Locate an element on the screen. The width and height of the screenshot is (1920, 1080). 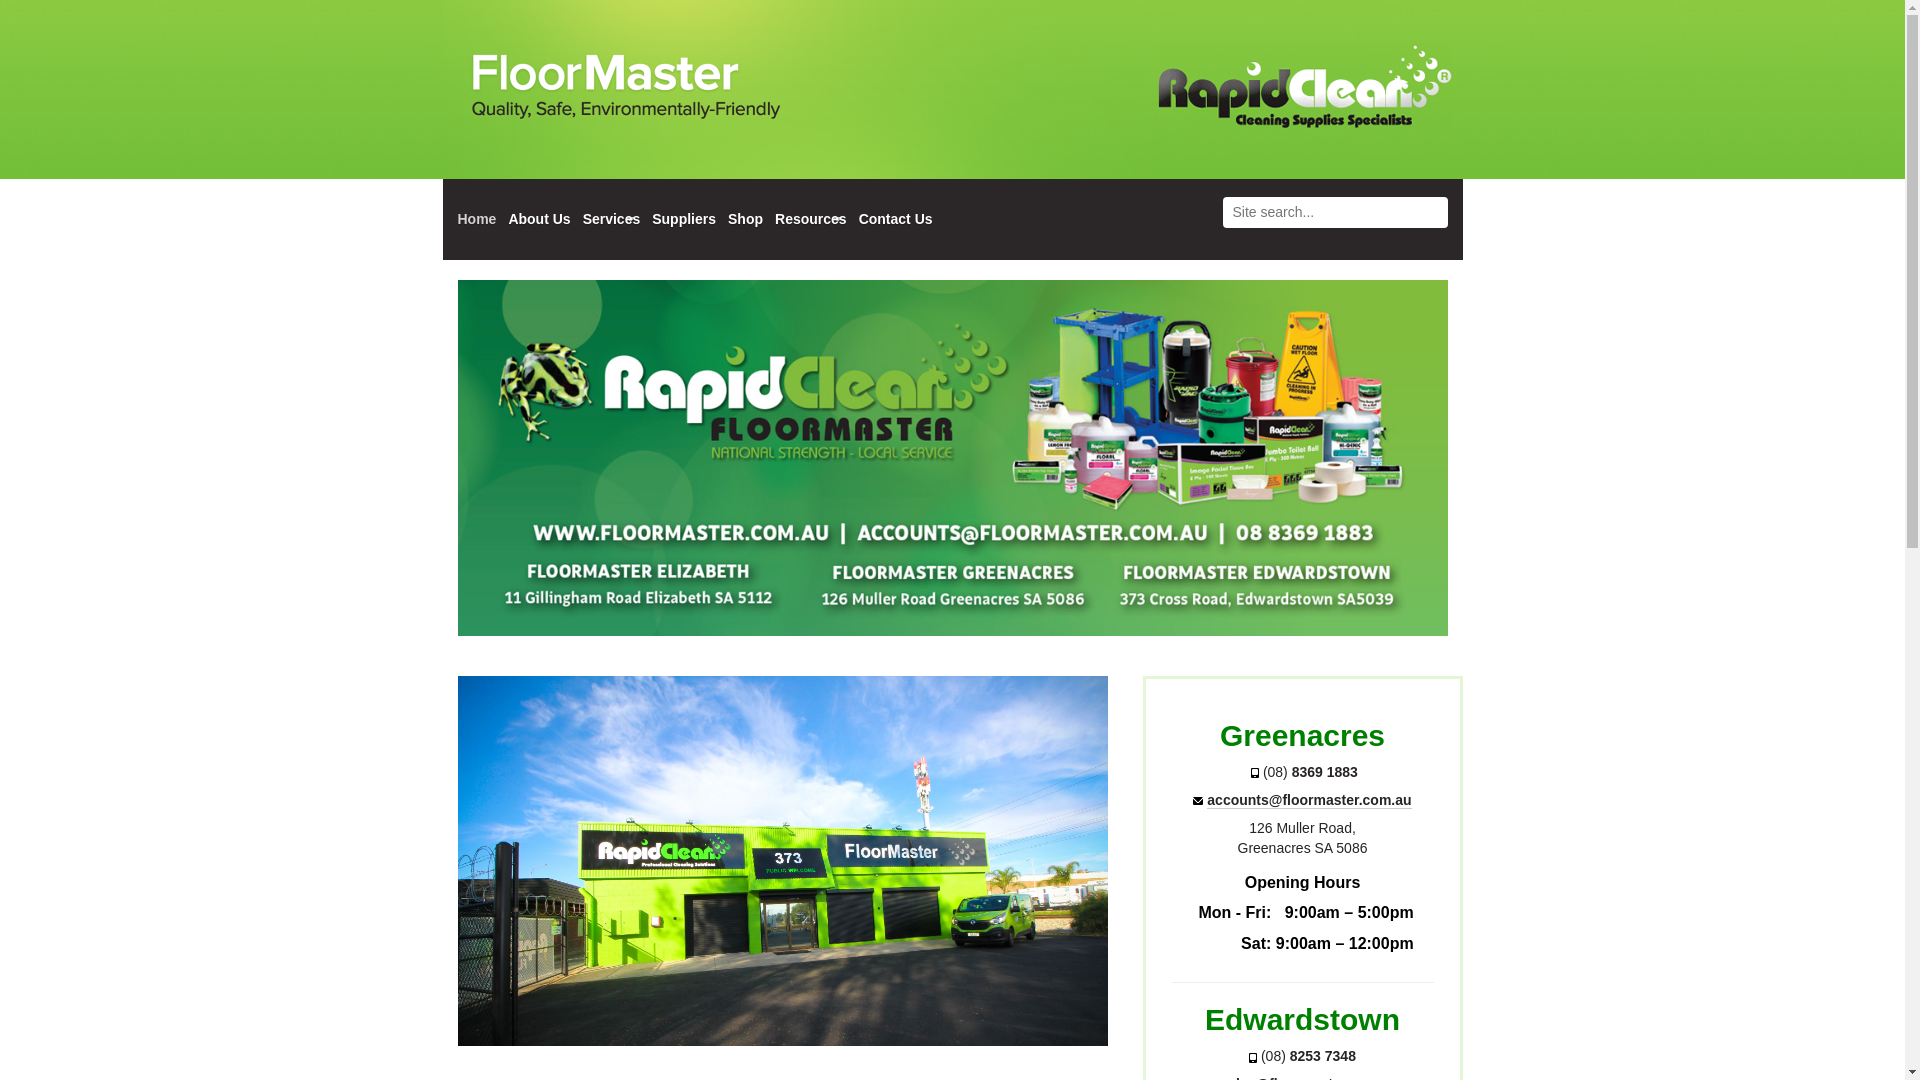
'About Us' is located at coordinates (538, 219).